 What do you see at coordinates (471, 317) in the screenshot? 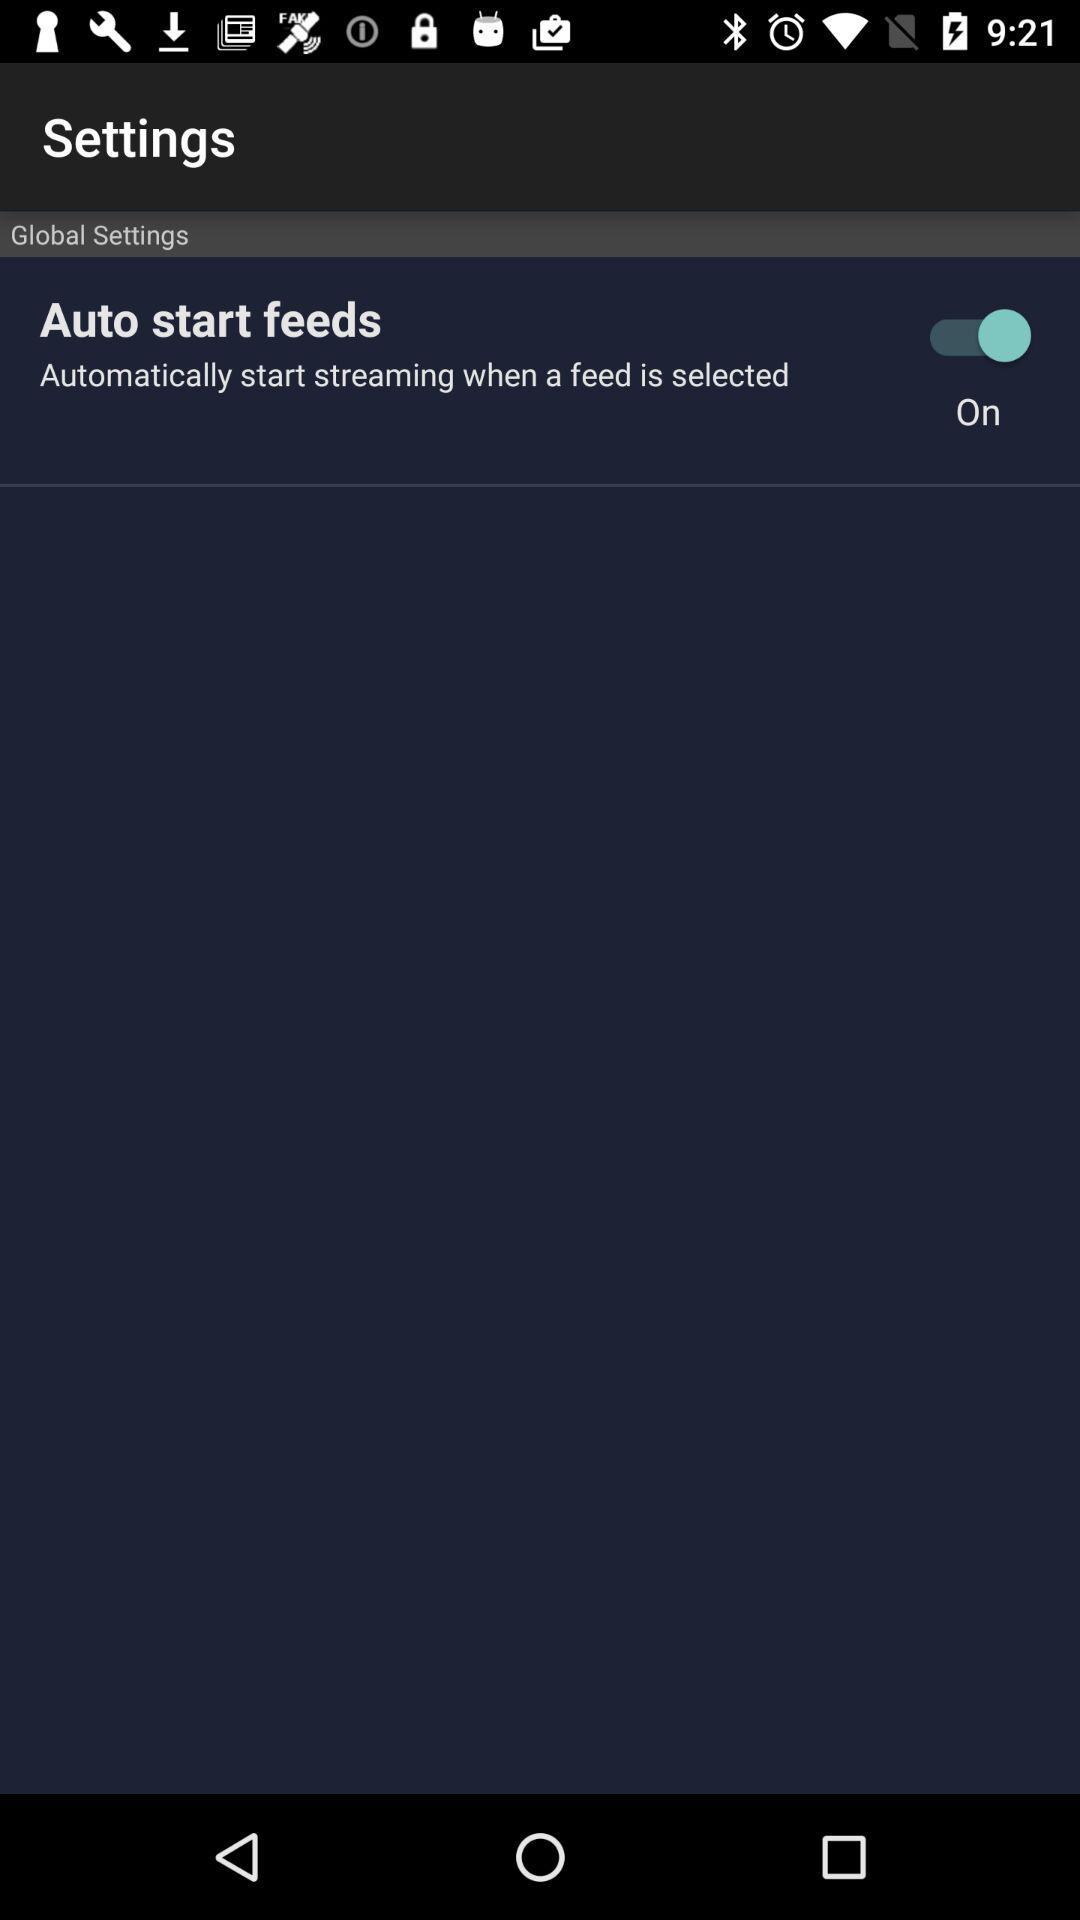
I see `the item above the automatically start streaming item` at bounding box center [471, 317].